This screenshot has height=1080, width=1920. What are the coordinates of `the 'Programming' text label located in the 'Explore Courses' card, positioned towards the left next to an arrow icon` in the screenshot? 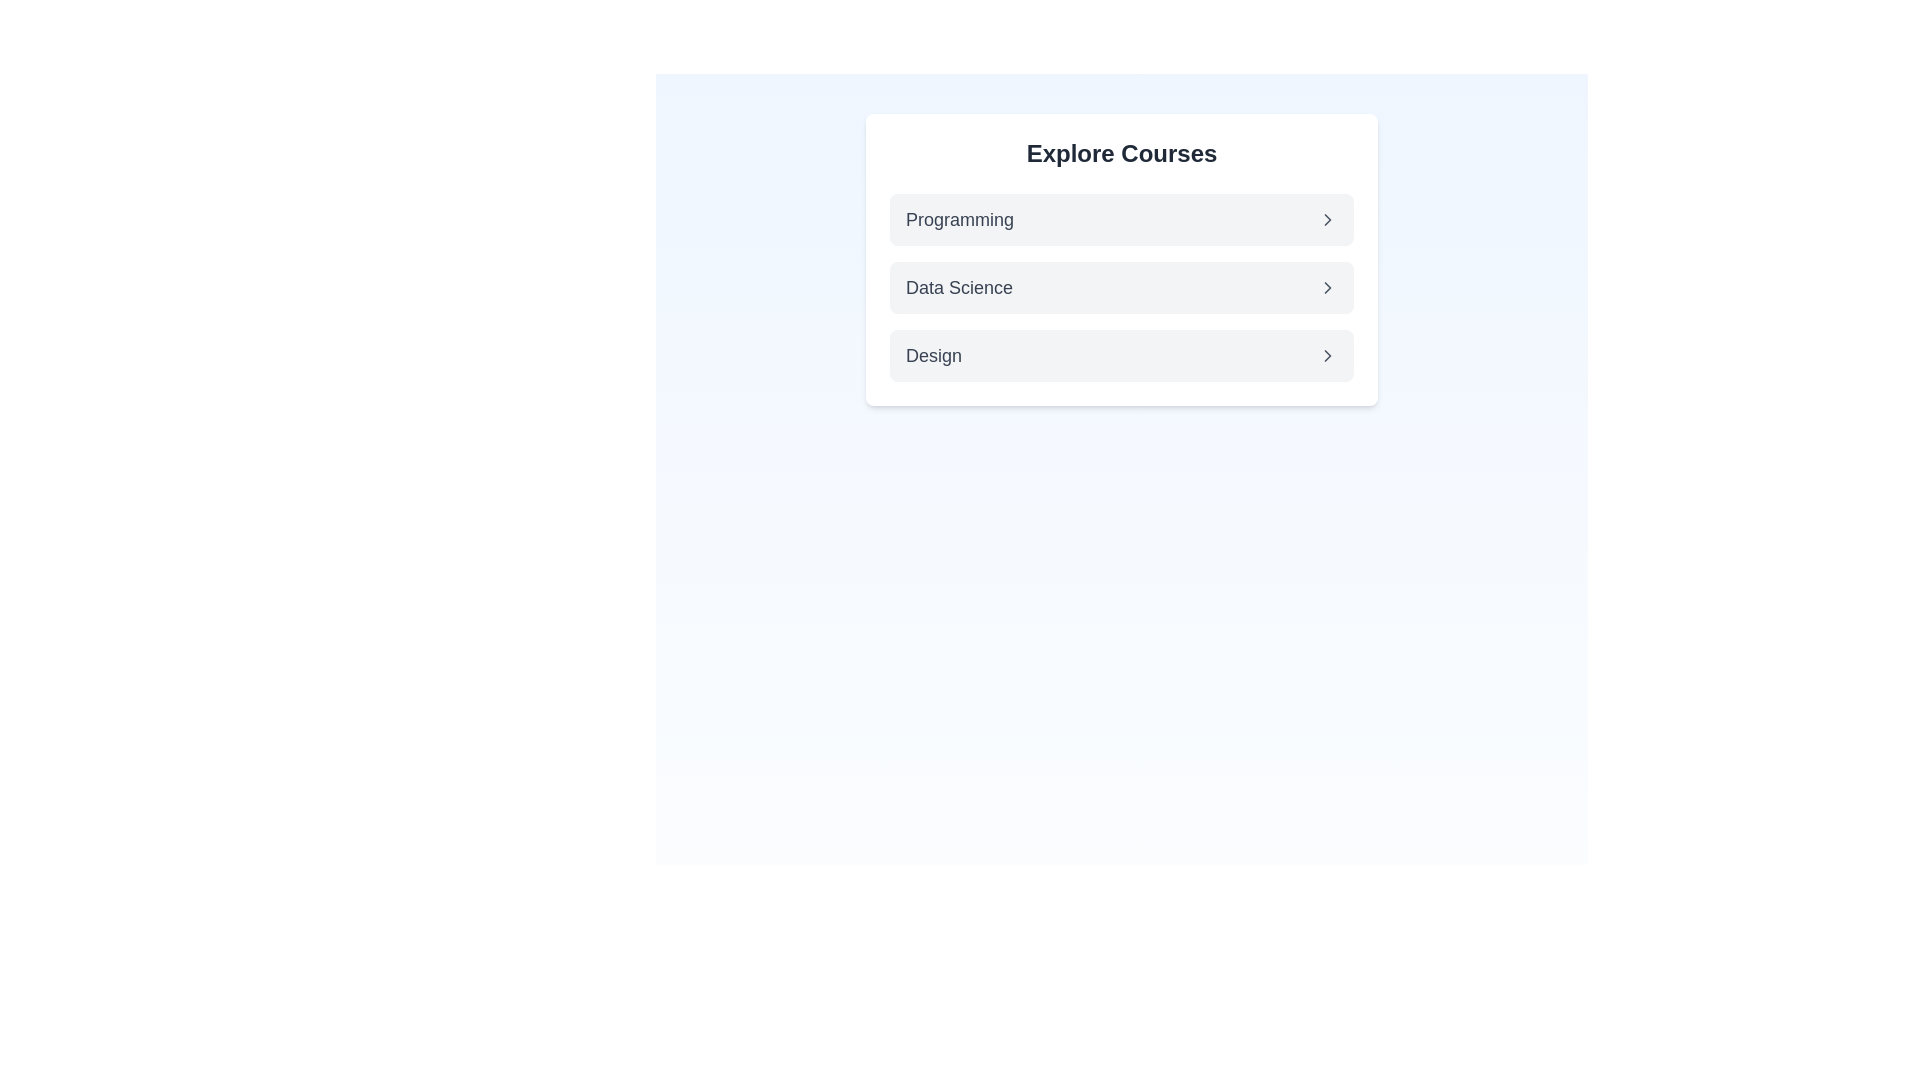 It's located at (960, 219).